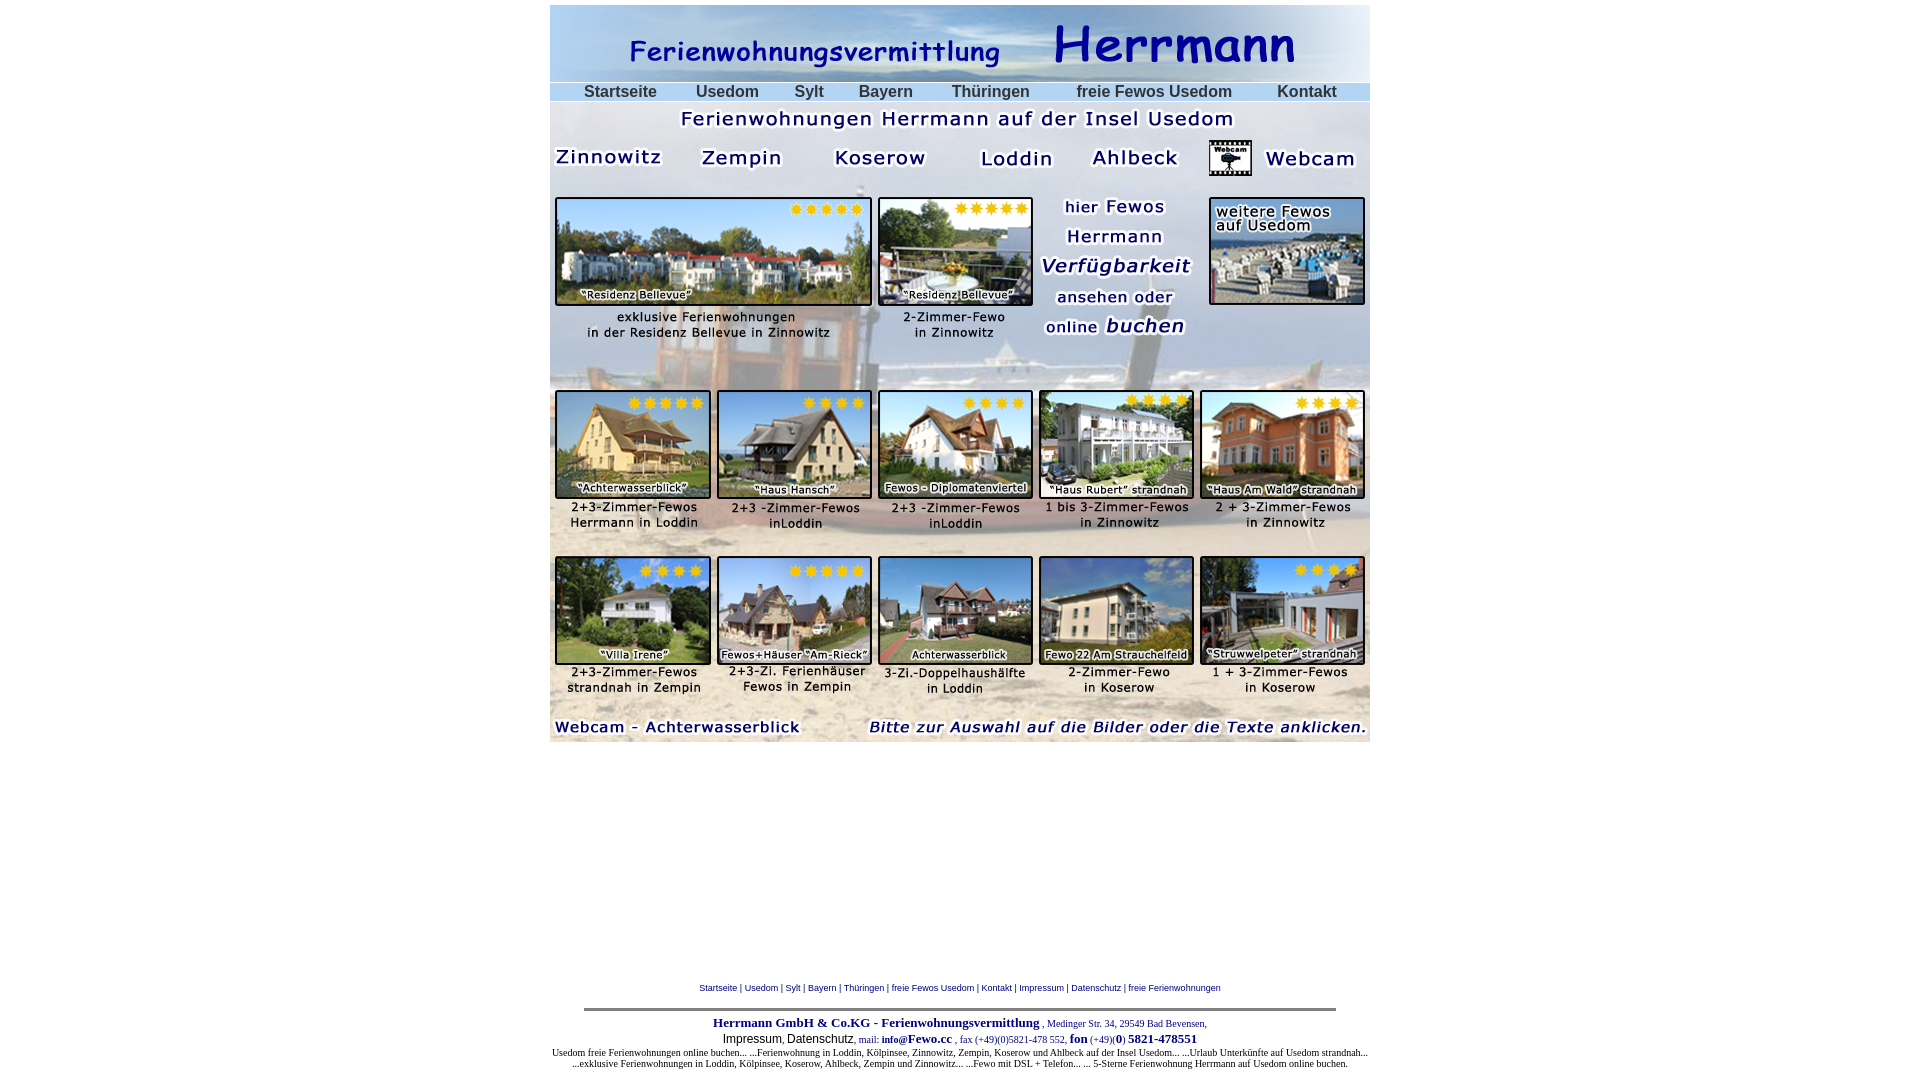  What do you see at coordinates (1155, 91) in the screenshot?
I see `'freie Fewos Usedom'` at bounding box center [1155, 91].